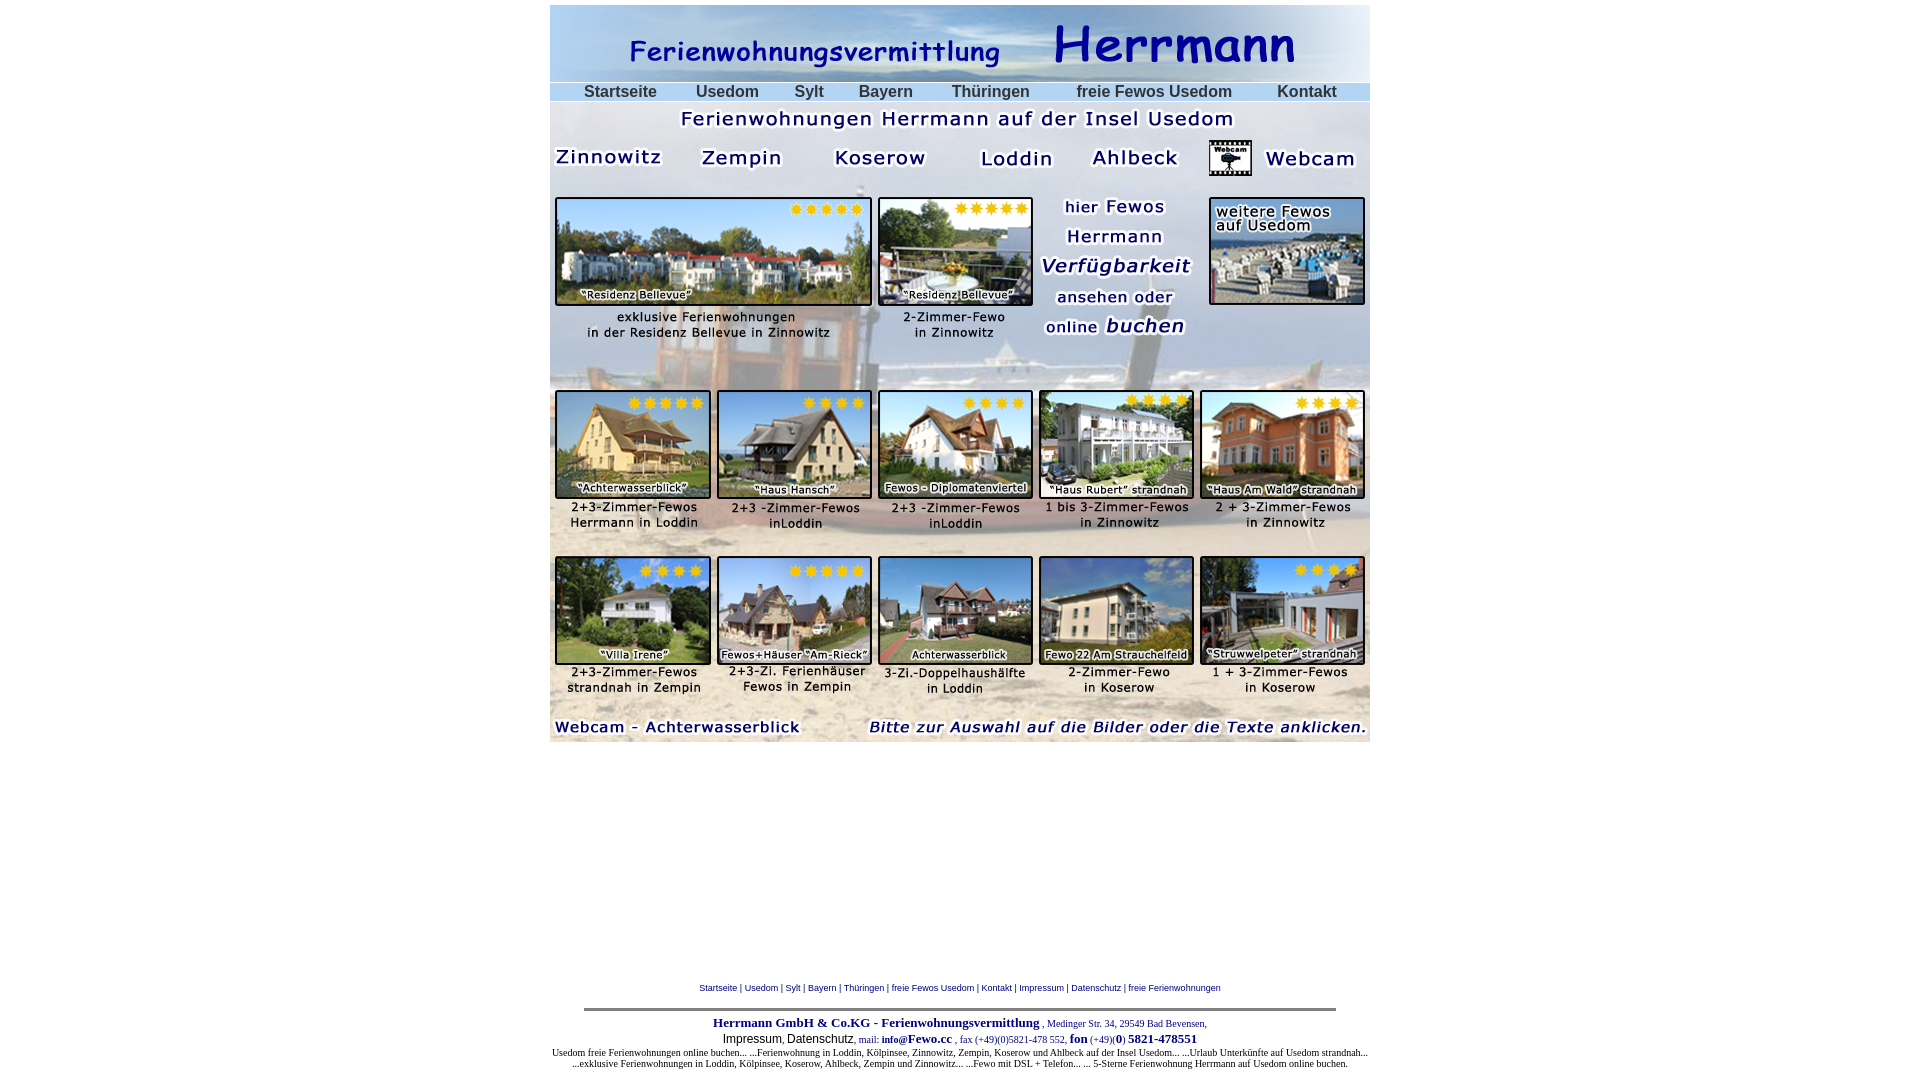  What do you see at coordinates (1155, 91) in the screenshot?
I see `'freie Fewos Usedom'` at bounding box center [1155, 91].